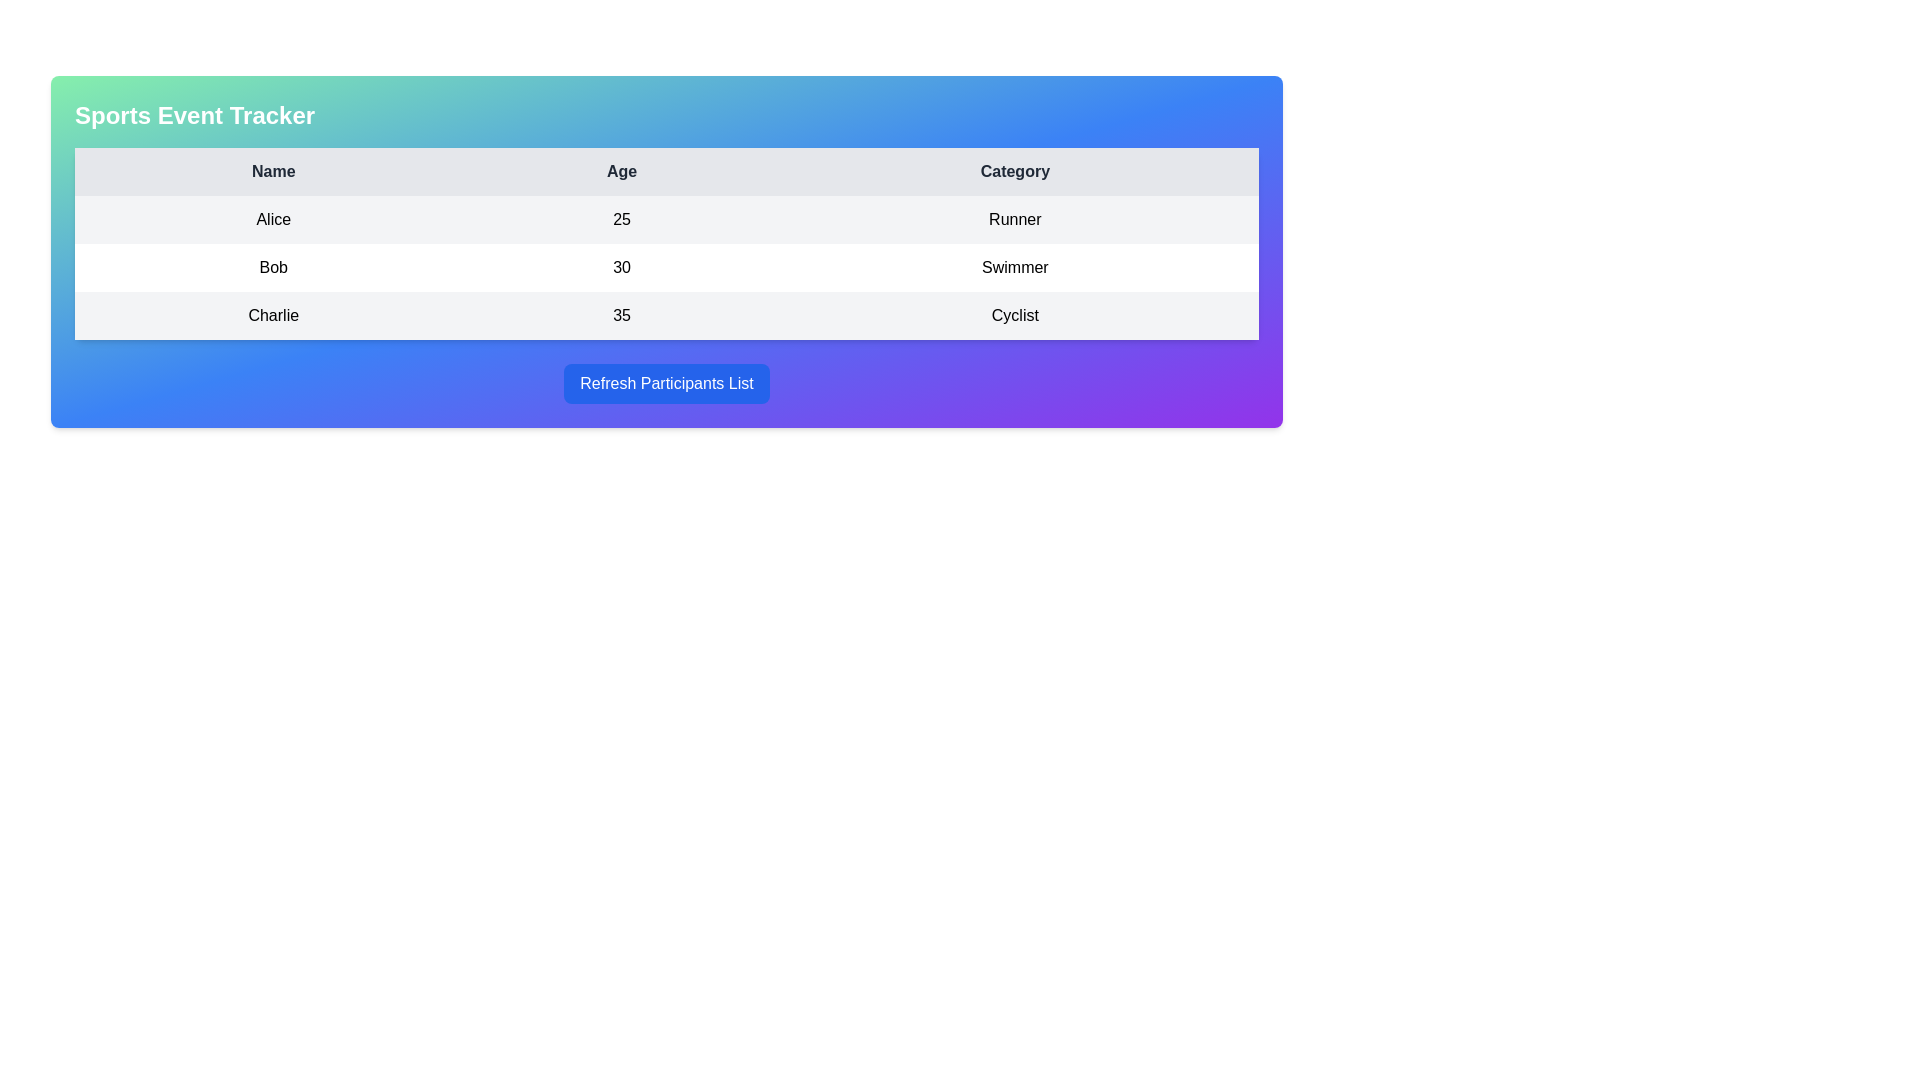  Describe the element at coordinates (621, 219) in the screenshot. I see `value from the table cell representing the age attribute of the participant named Alice, located in the second column of the first row between 'Name' and 'Category'` at that location.